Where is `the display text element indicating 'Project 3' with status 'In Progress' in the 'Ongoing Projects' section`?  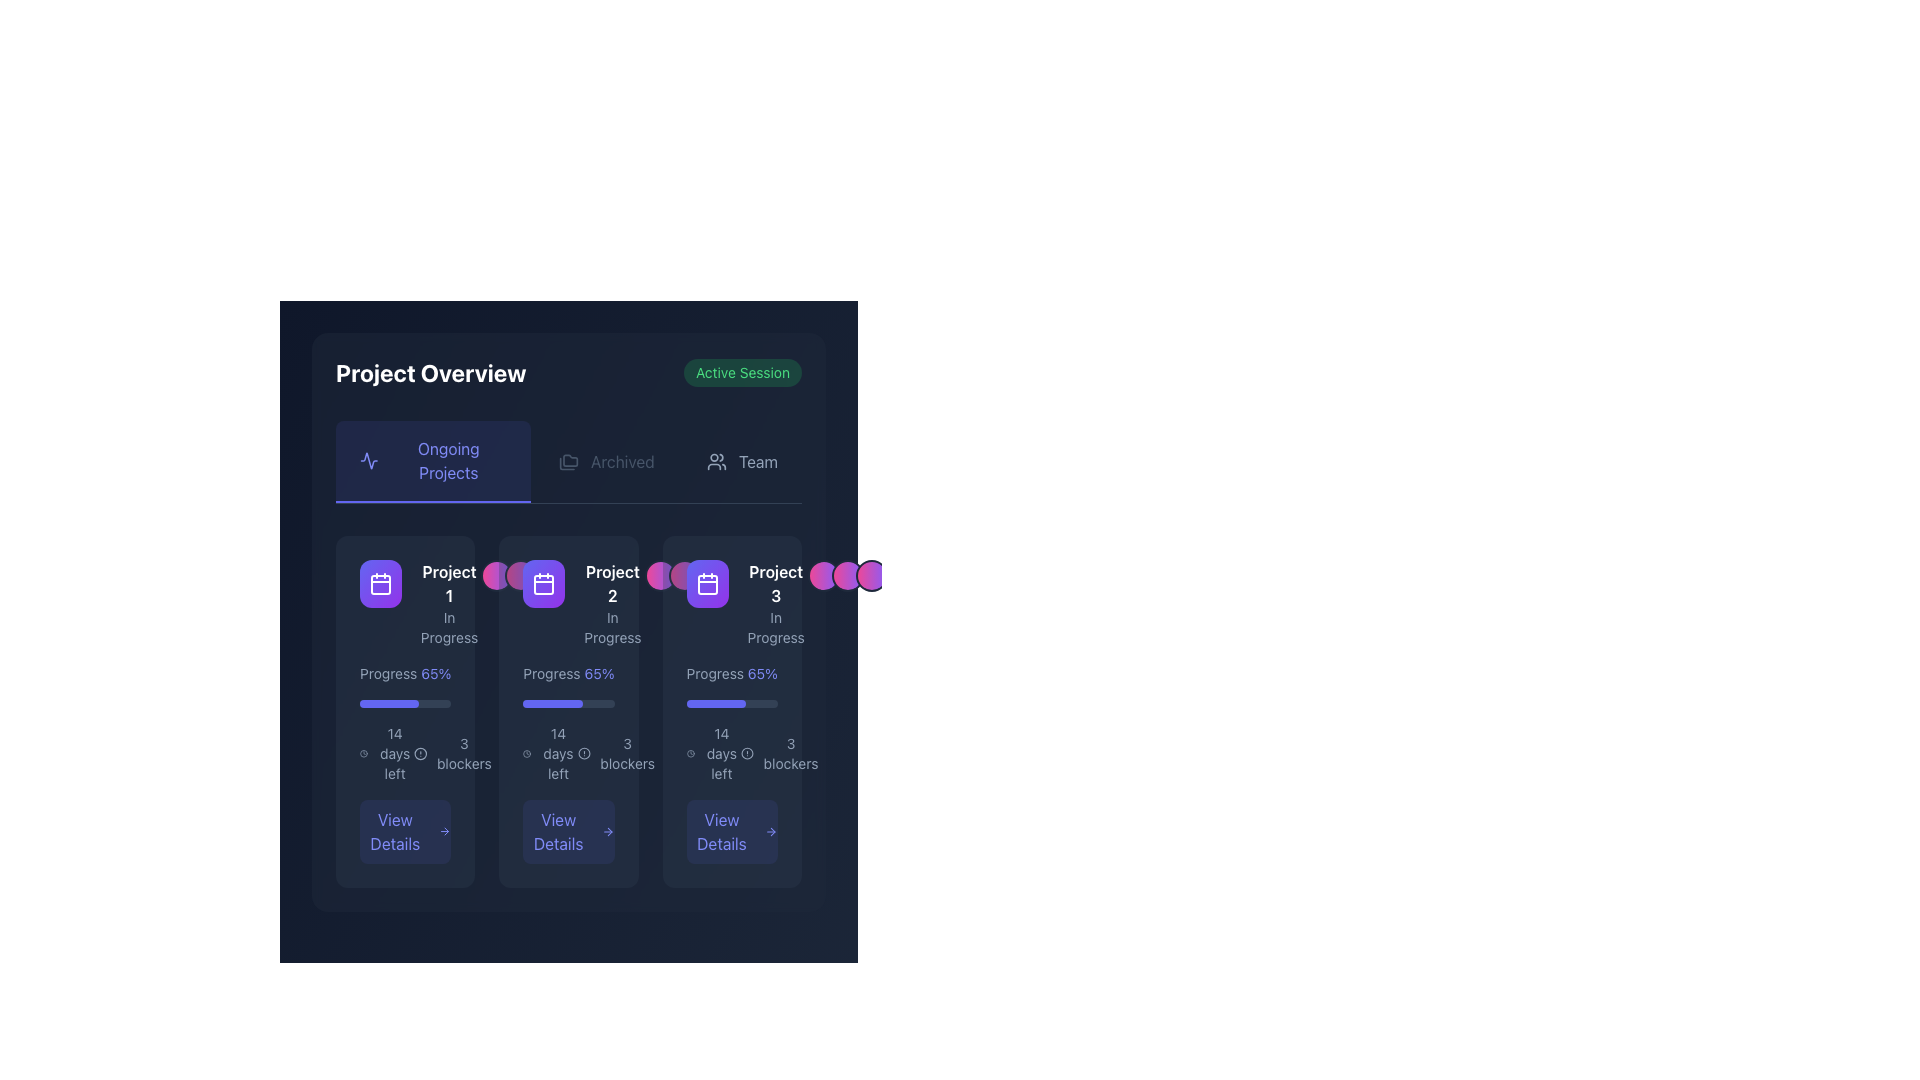
the display text element indicating 'Project 3' with status 'In Progress' in the 'Ongoing Projects' section is located at coordinates (775, 603).